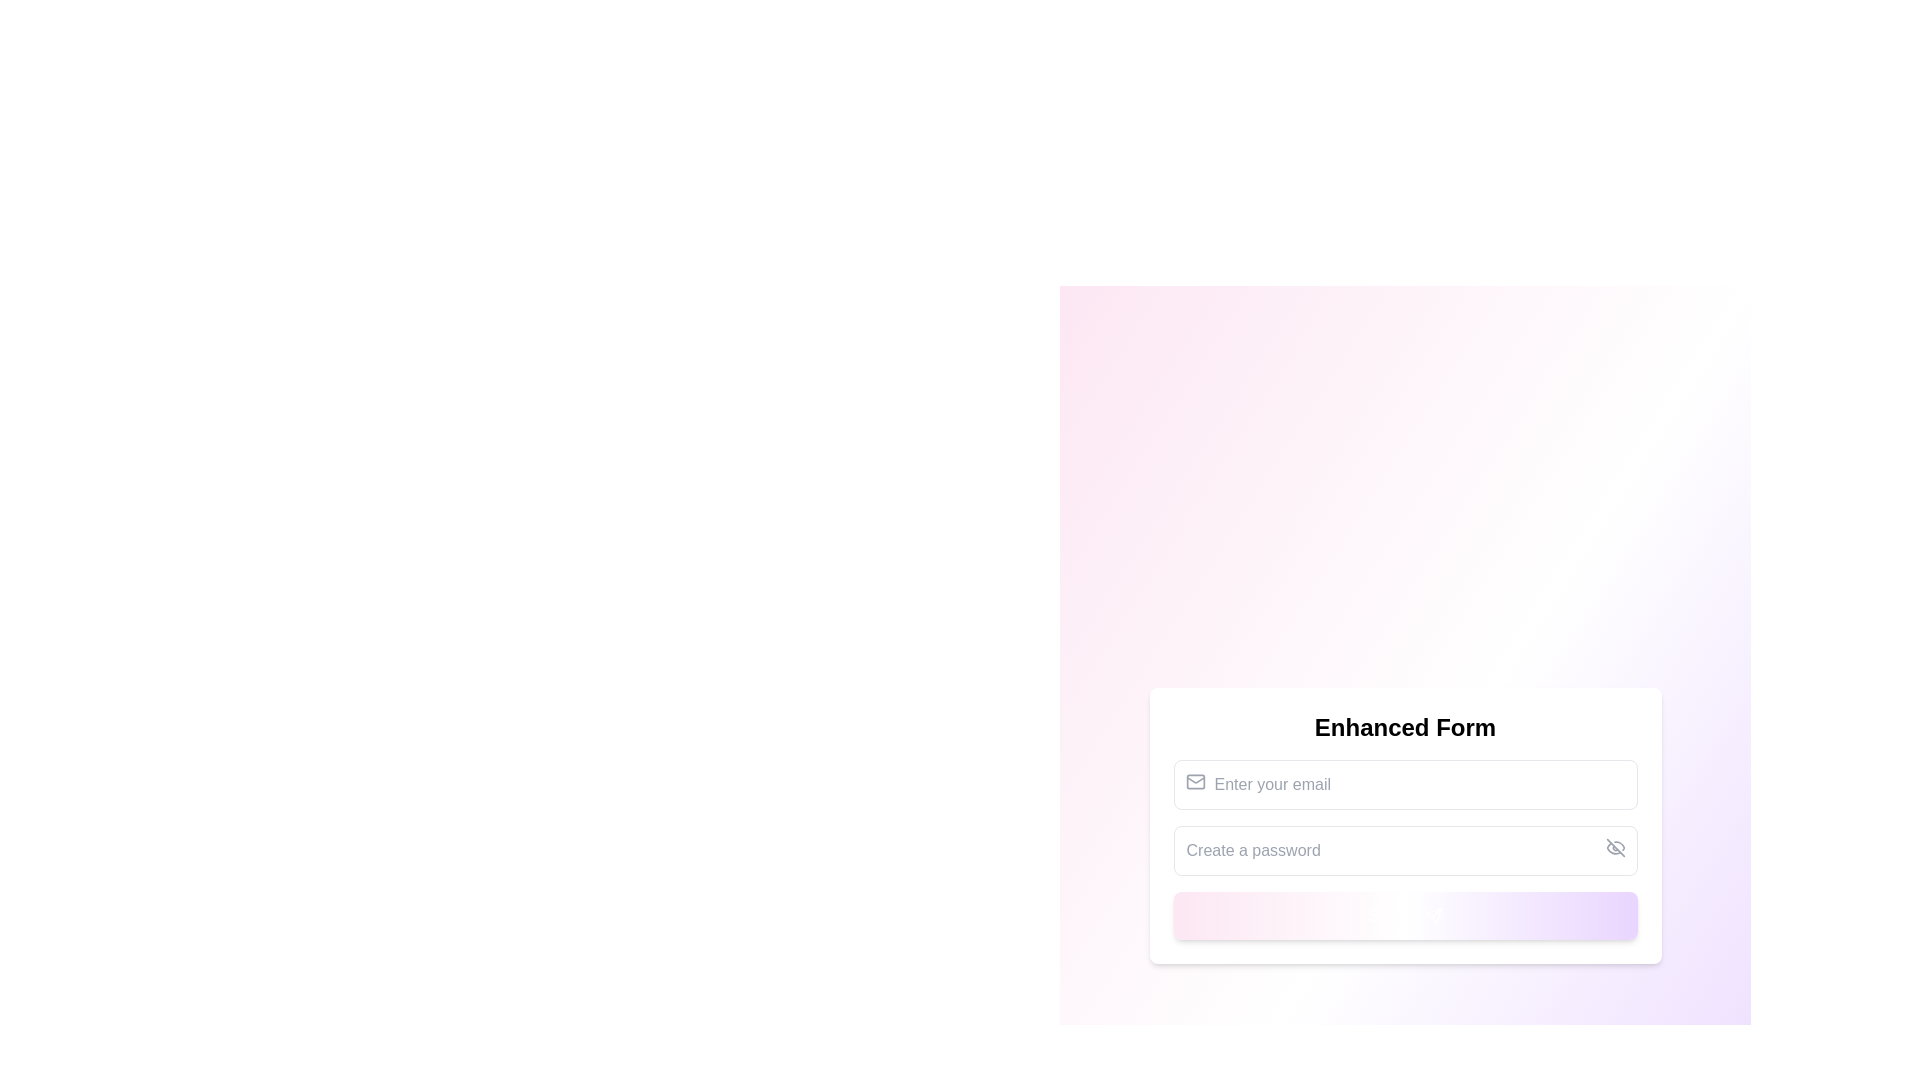  Describe the element at coordinates (1404, 849) in the screenshot. I see `the password input field labeled 'Create a password' to focus on it` at that location.